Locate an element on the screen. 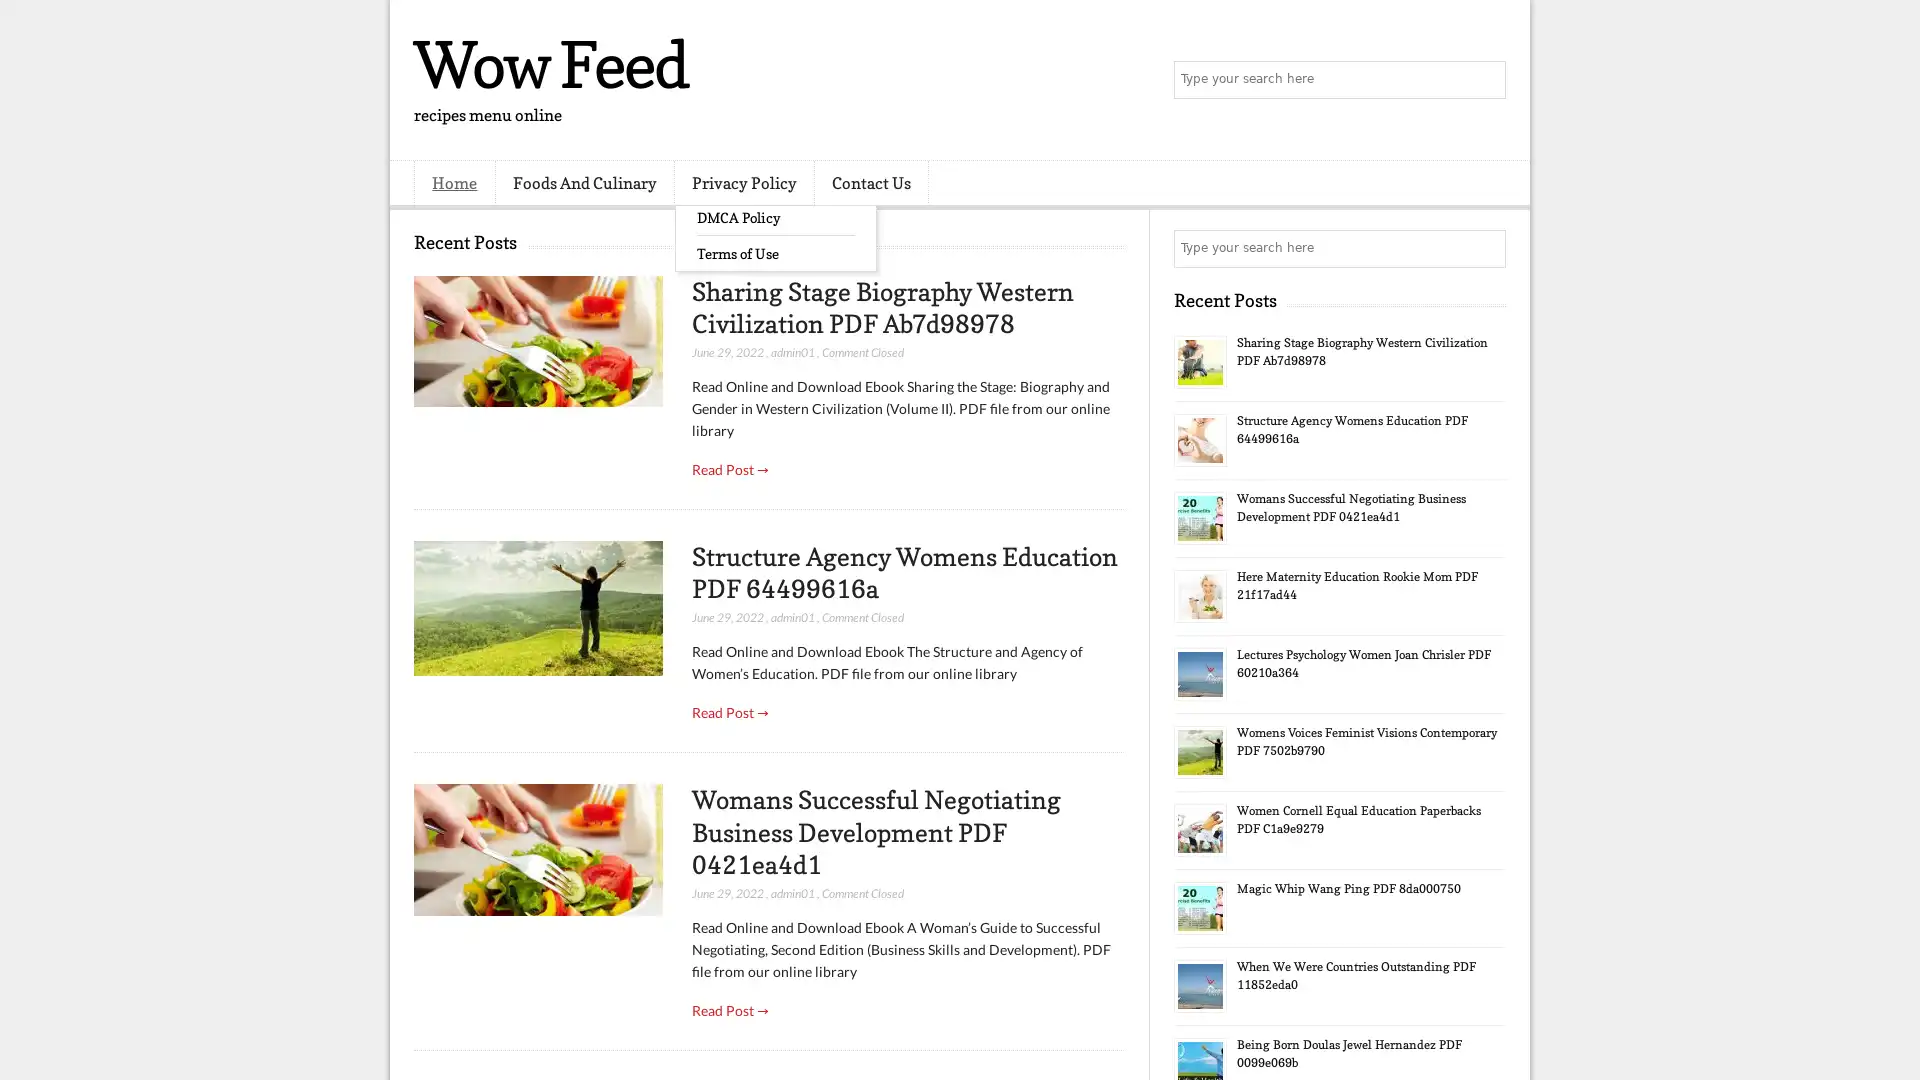  Search is located at coordinates (1485, 80).